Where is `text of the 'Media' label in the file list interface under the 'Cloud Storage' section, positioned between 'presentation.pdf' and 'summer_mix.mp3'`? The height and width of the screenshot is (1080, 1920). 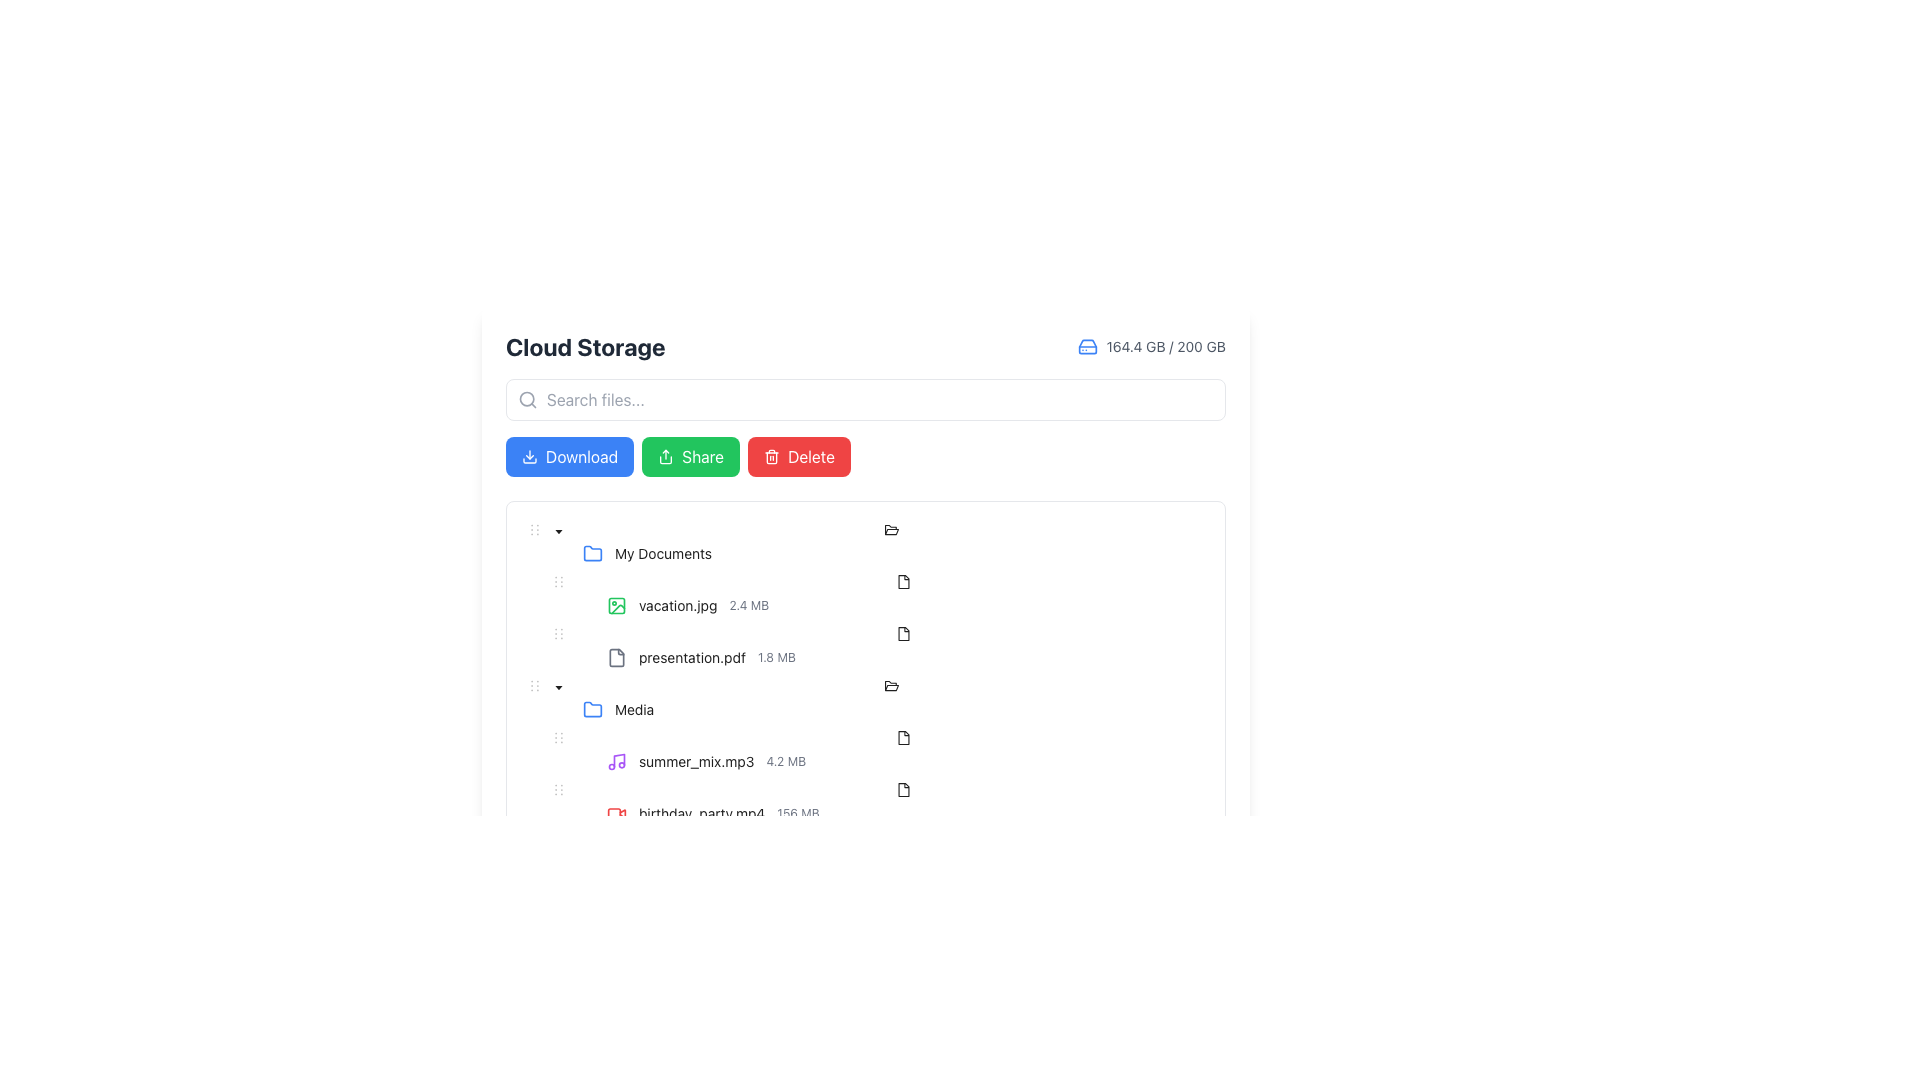 text of the 'Media' label in the file list interface under the 'Cloud Storage' section, positioned between 'presentation.pdf' and 'summer_mix.mp3' is located at coordinates (633, 708).